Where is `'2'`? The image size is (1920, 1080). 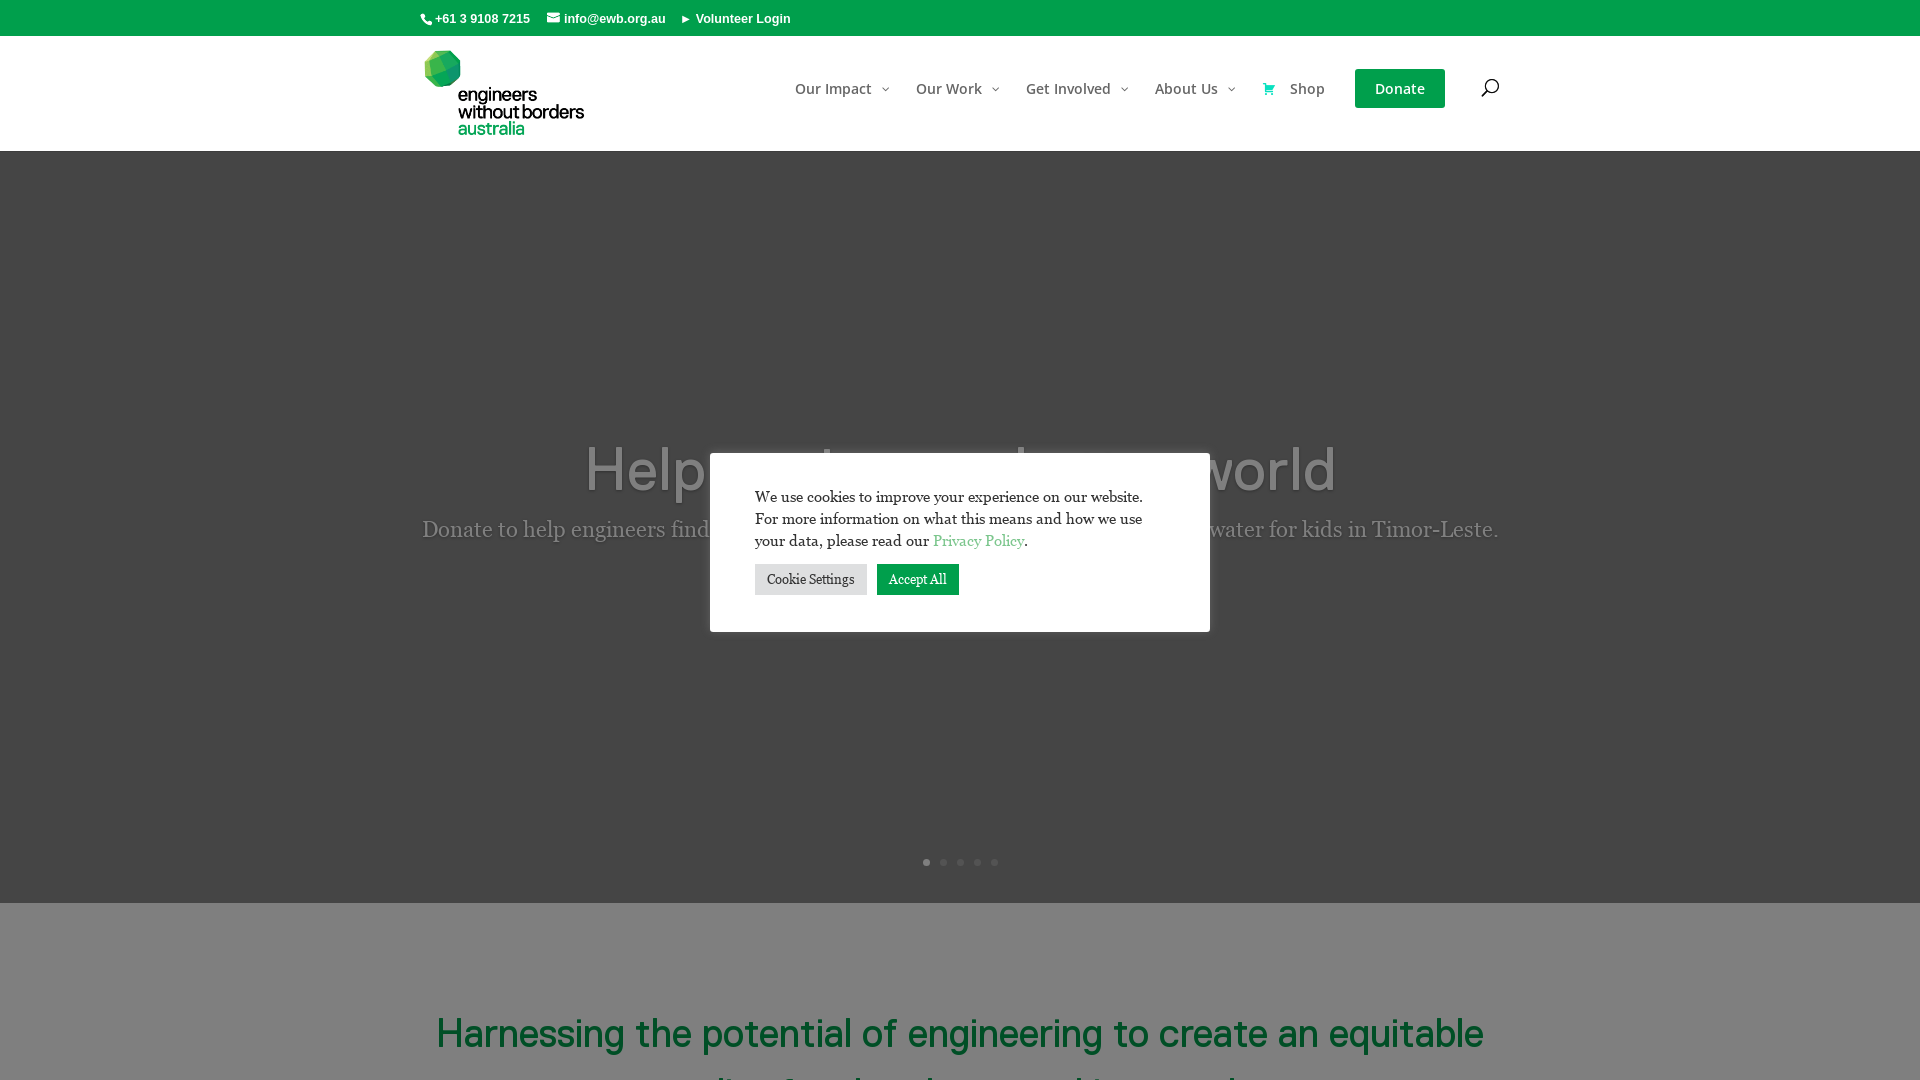 '2' is located at coordinates (942, 861).